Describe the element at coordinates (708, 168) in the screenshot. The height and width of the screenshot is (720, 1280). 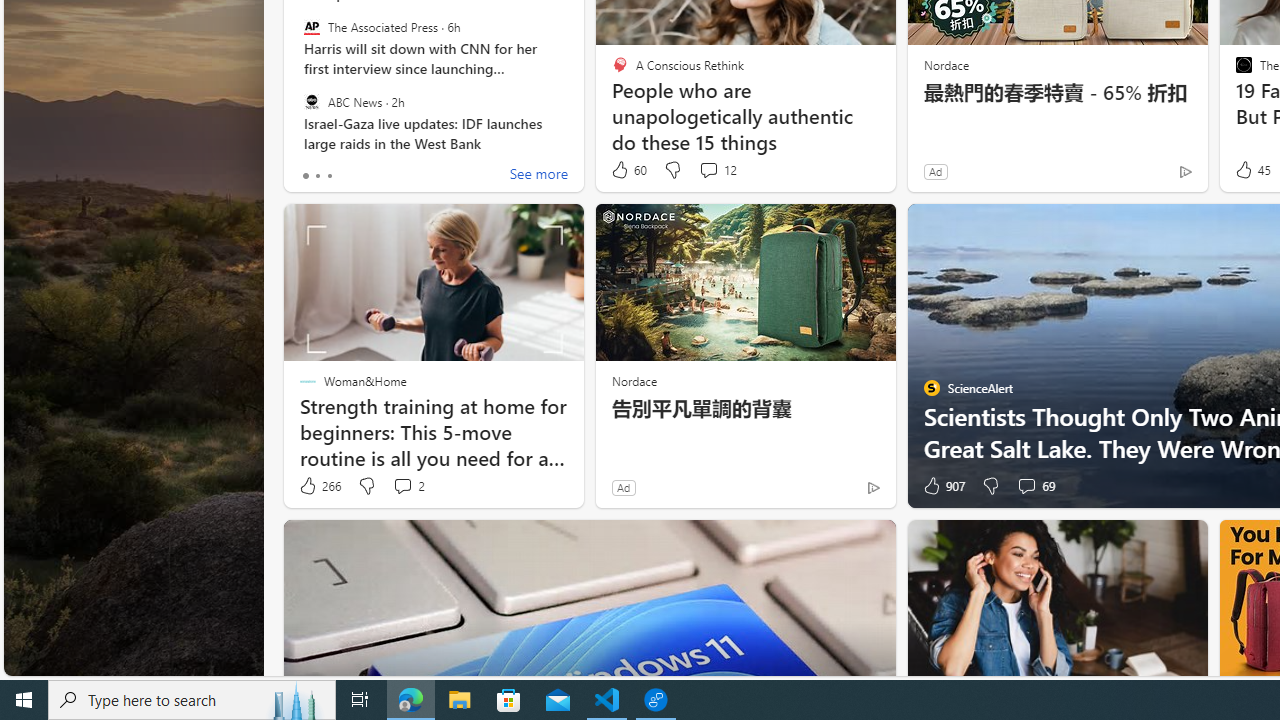
I see `'View comments 12 Comment'` at that location.